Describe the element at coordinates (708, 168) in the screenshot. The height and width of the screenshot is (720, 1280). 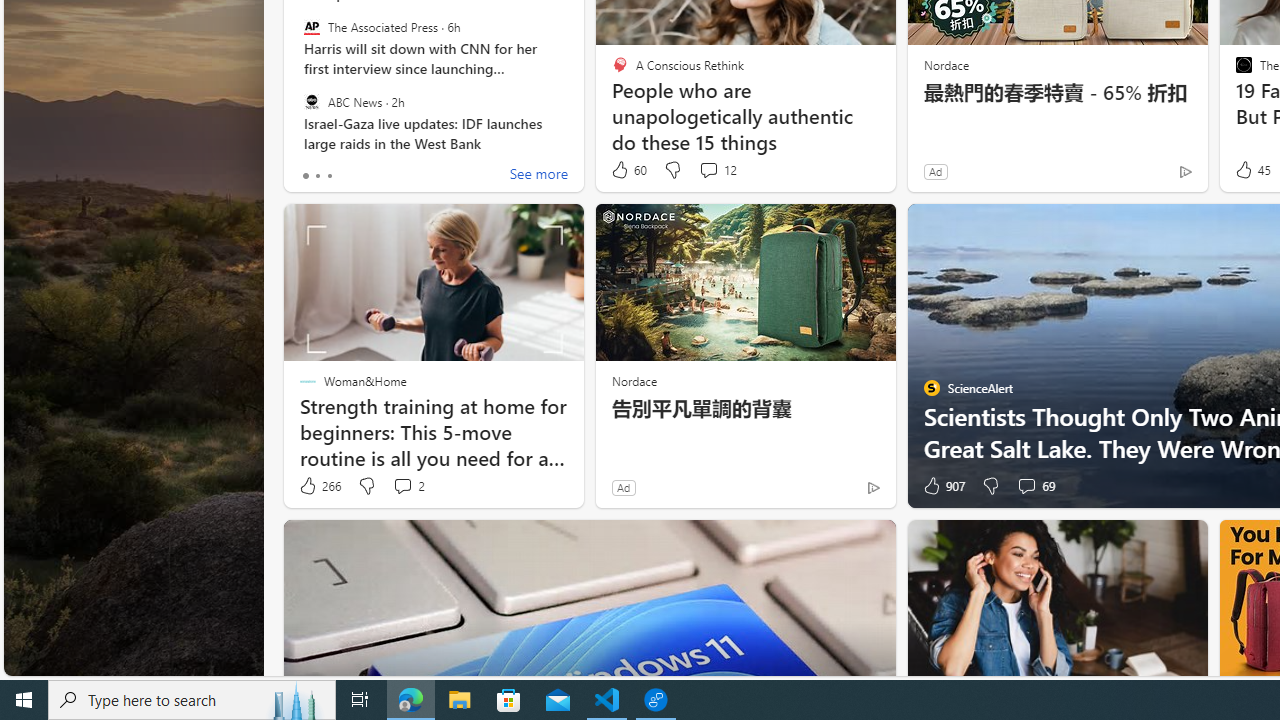
I see `'View comments 12 Comment'` at that location.